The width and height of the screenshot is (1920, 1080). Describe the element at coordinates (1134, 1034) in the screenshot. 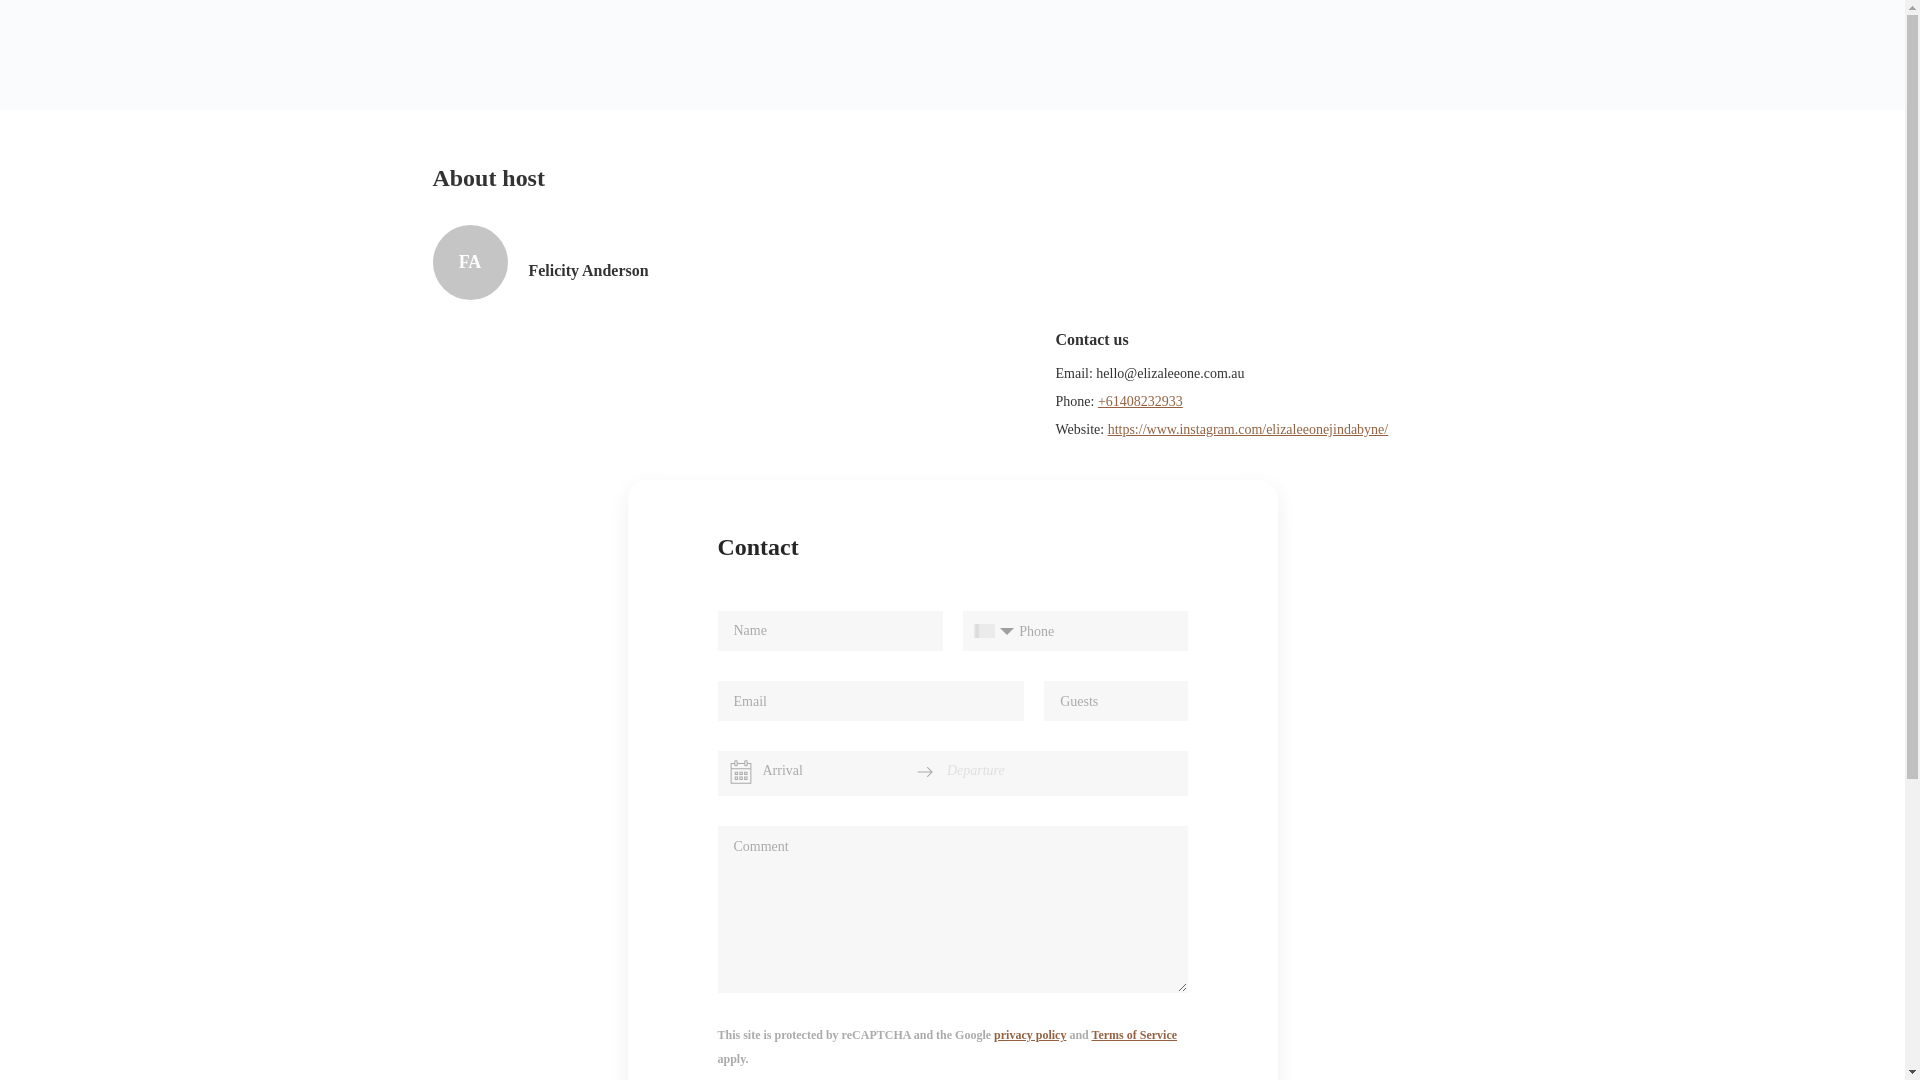

I see `'Terms of Service'` at that location.